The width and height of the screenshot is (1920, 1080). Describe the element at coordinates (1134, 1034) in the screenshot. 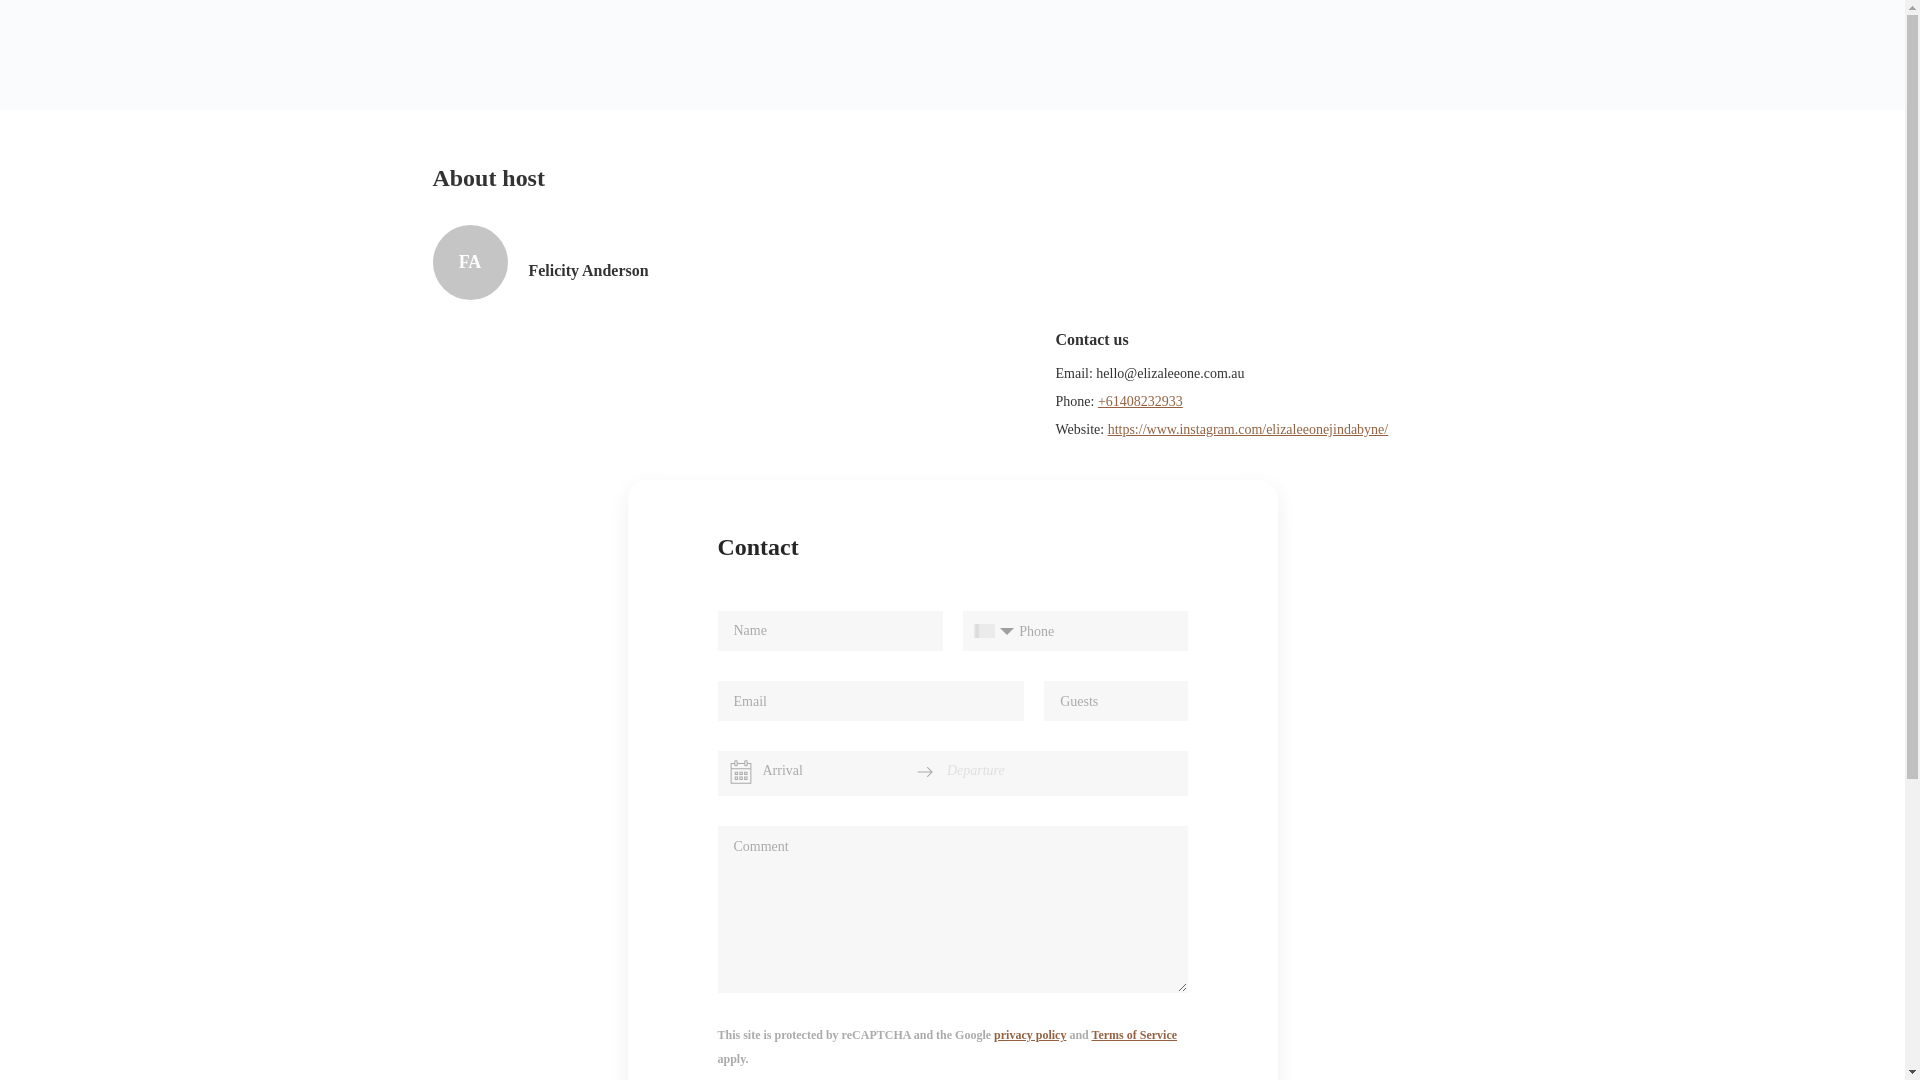

I see `'Terms of Service'` at that location.